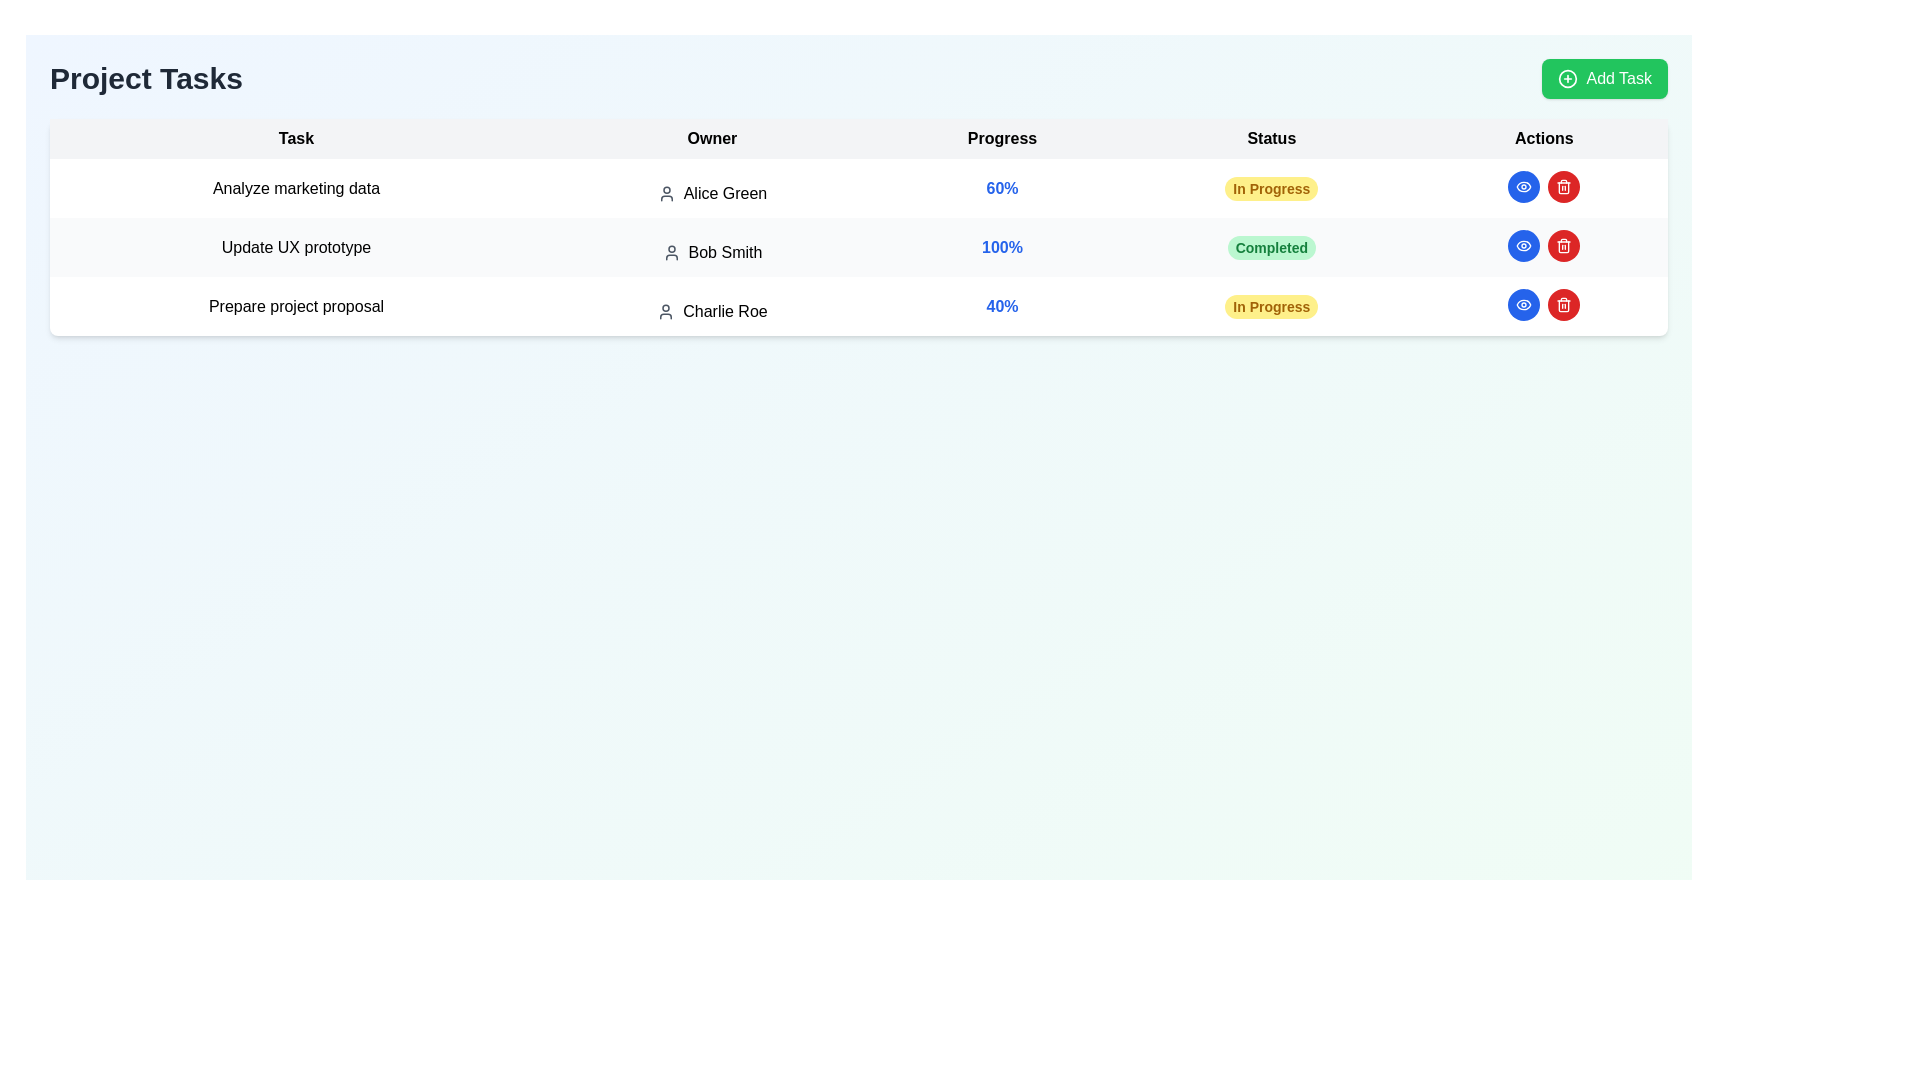 This screenshot has height=1080, width=1920. What do you see at coordinates (1563, 186) in the screenshot?
I see `the delete Icon button located in the 'Actions' column of the task list, specifically in the last row` at bounding box center [1563, 186].